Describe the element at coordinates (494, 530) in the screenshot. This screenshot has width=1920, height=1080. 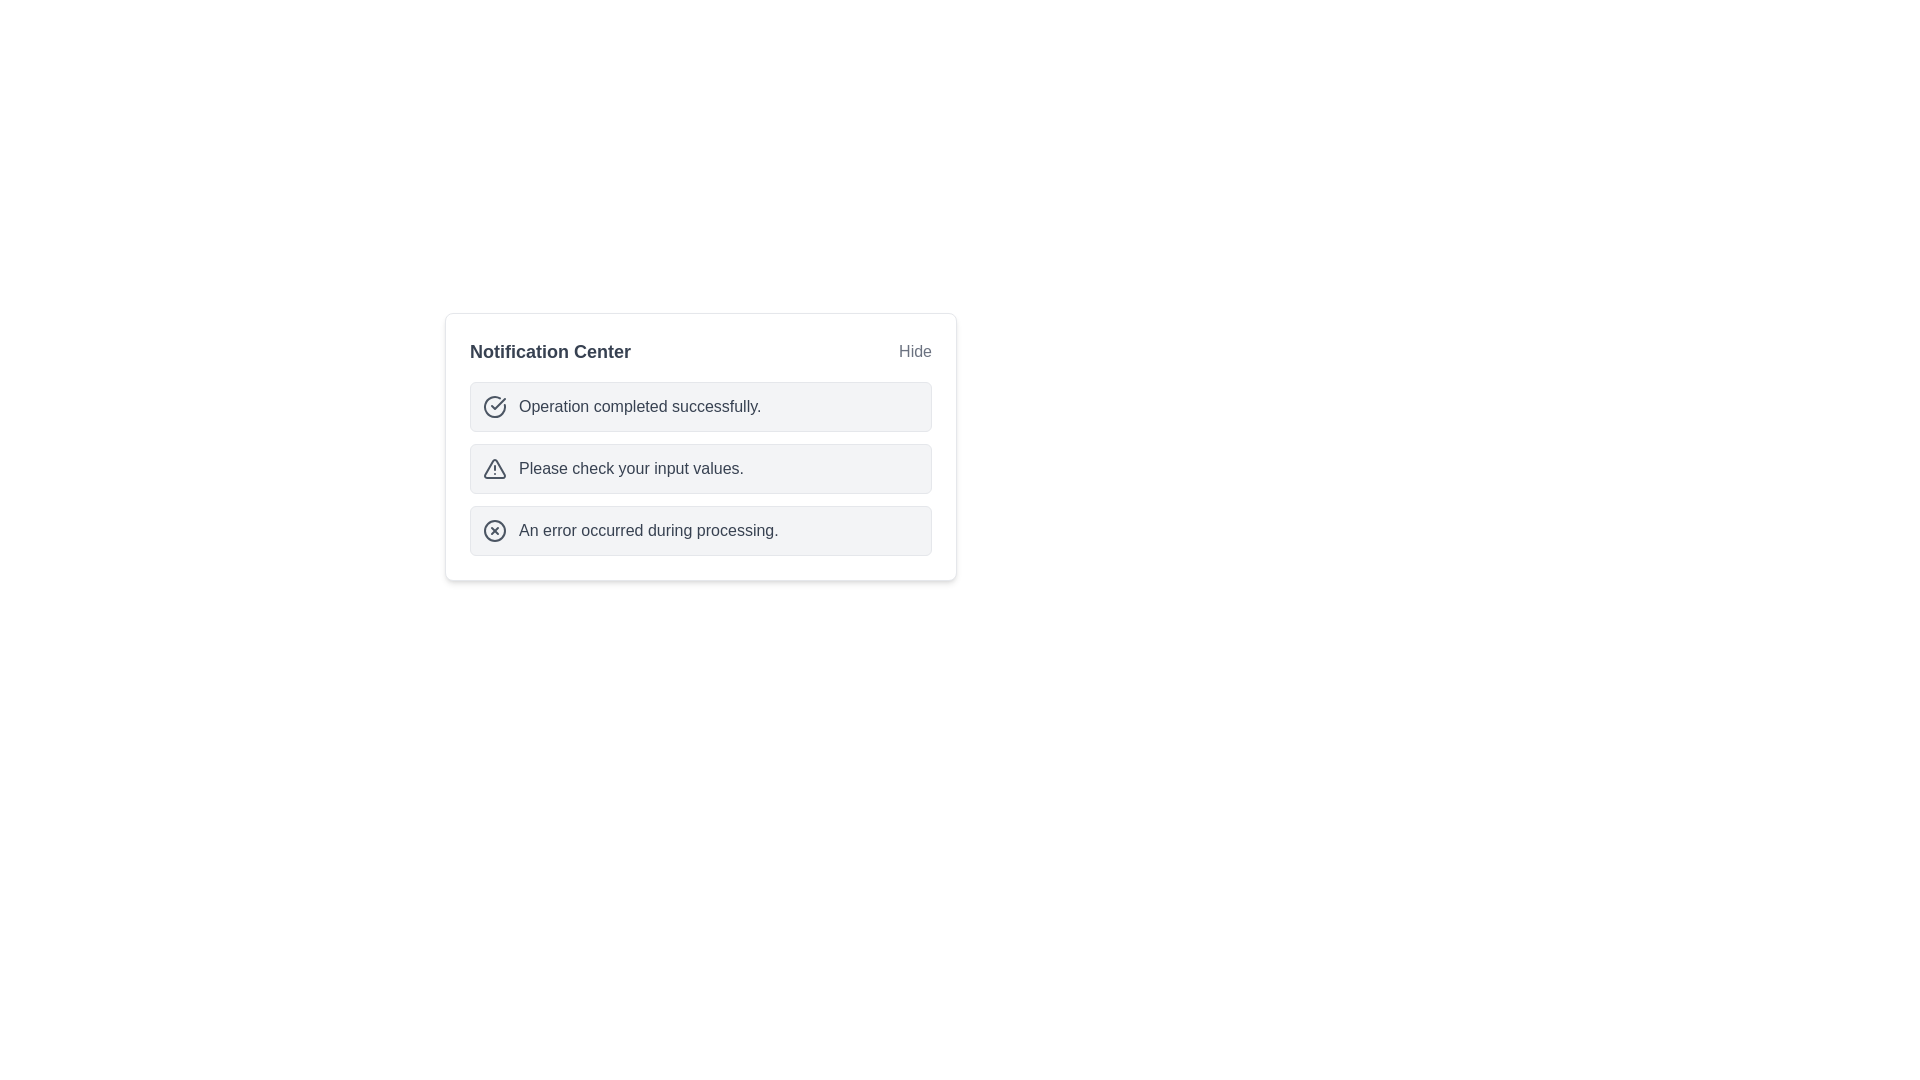
I see `the SVG circle element that serves as a background for the 'Notification Center' component` at that location.